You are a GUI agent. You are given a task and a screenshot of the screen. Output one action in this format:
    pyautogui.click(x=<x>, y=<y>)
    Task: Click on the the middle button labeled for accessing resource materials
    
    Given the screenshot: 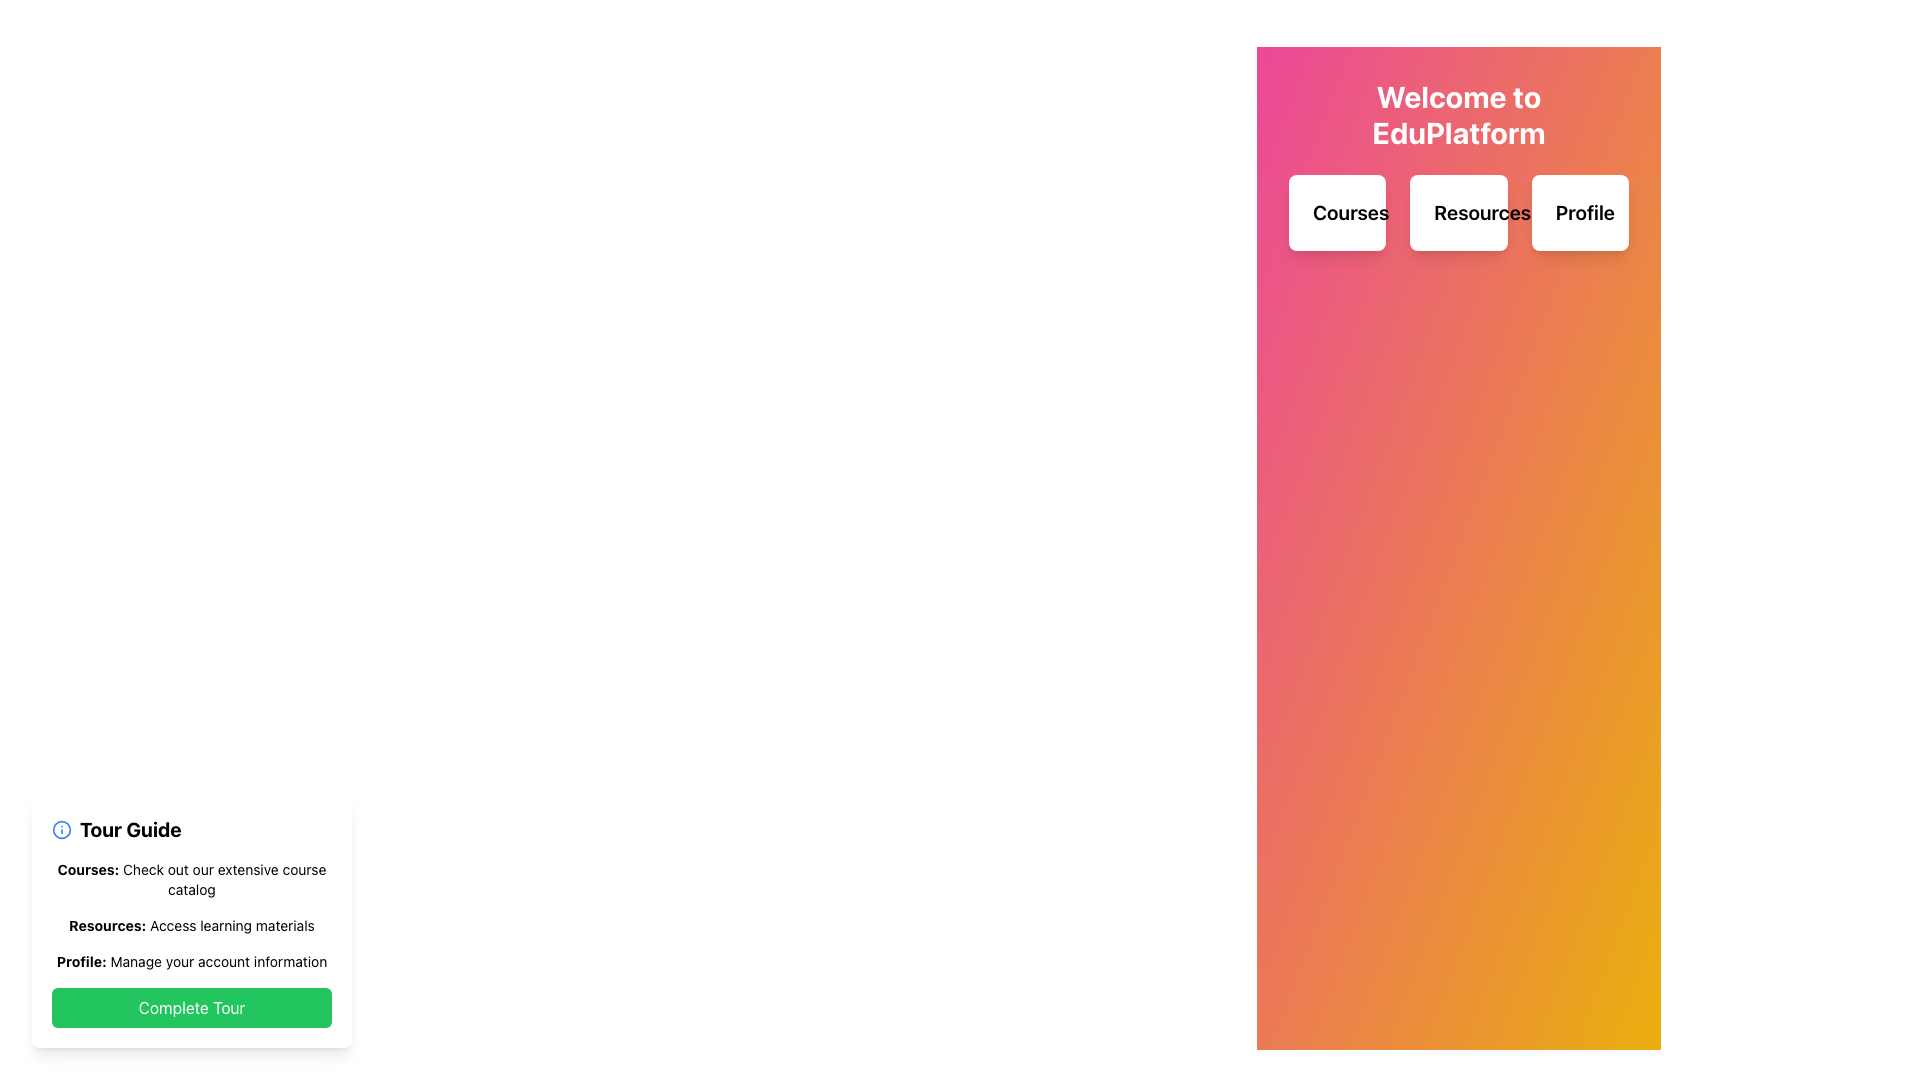 What is the action you would take?
    pyautogui.click(x=1458, y=212)
    